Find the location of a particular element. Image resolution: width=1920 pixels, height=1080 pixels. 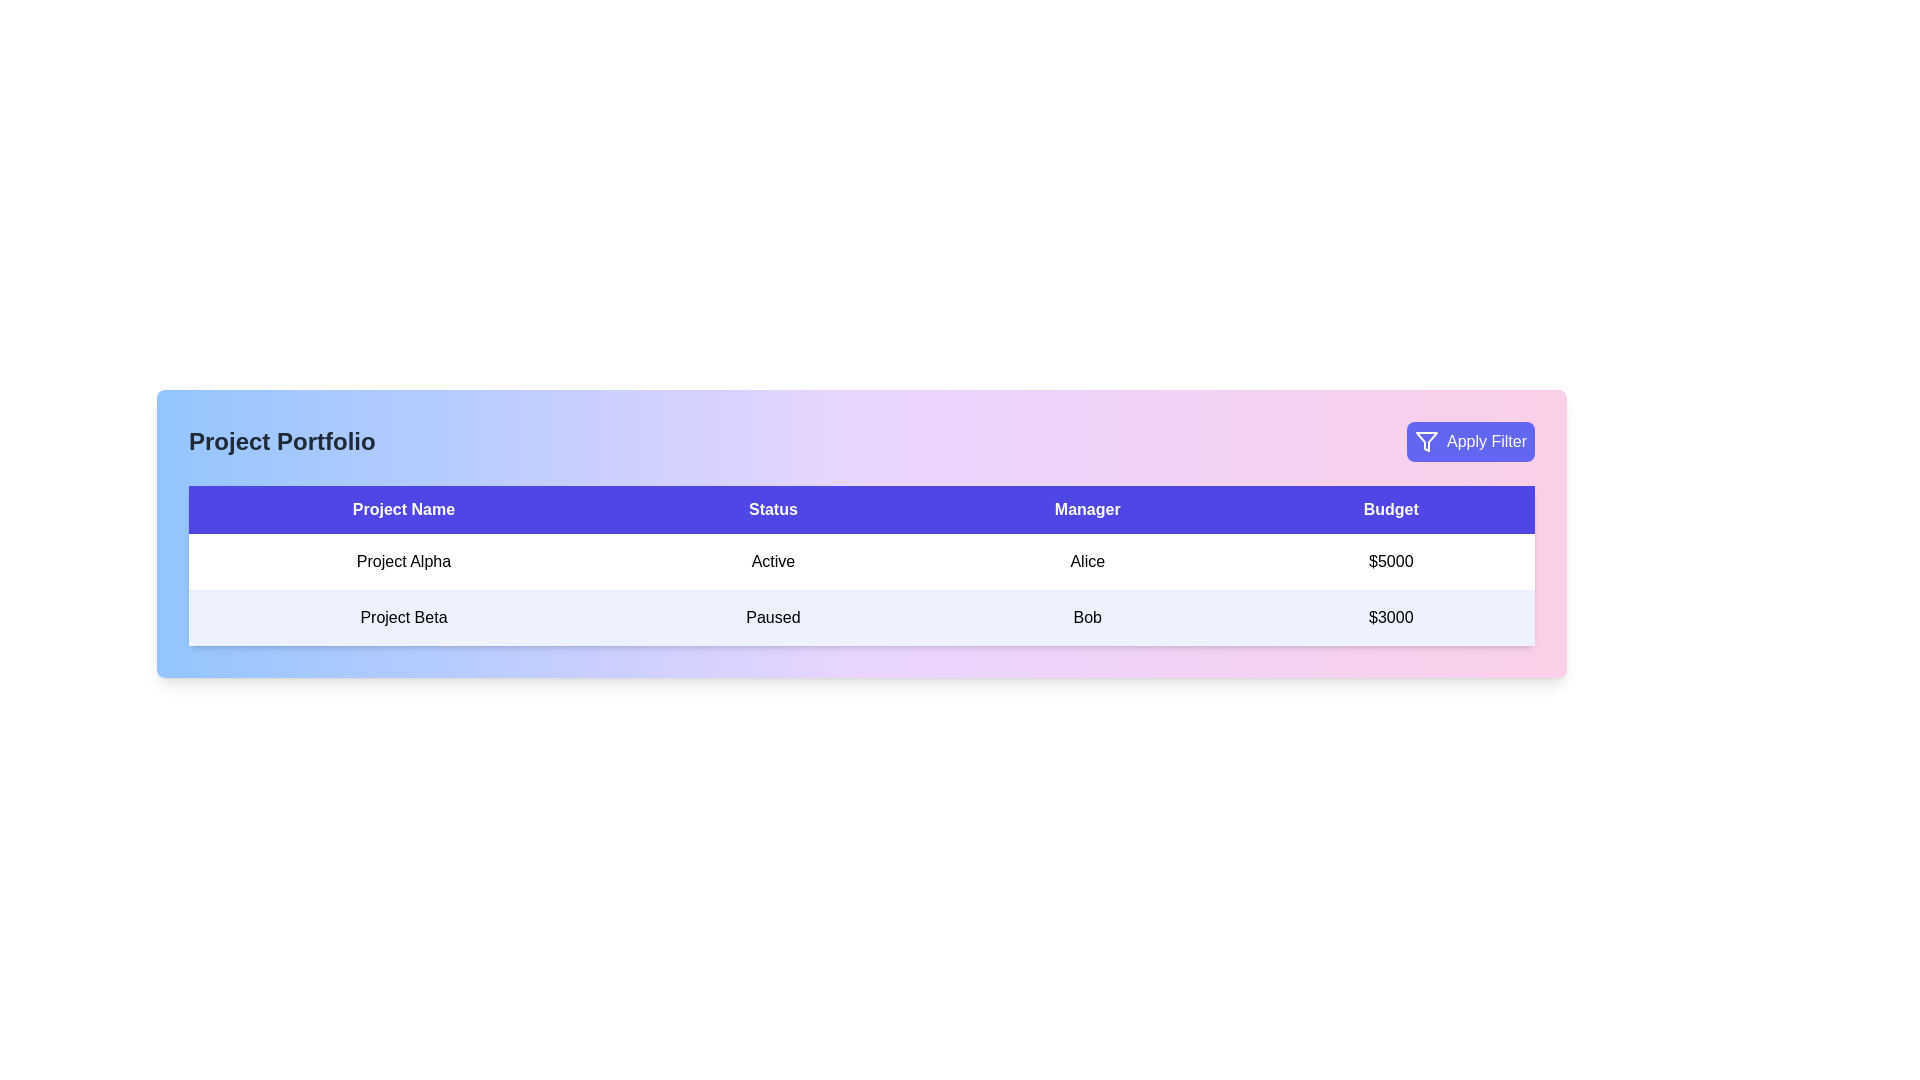

the Text label in the leftmost column of the project entry table is located at coordinates (402, 562).